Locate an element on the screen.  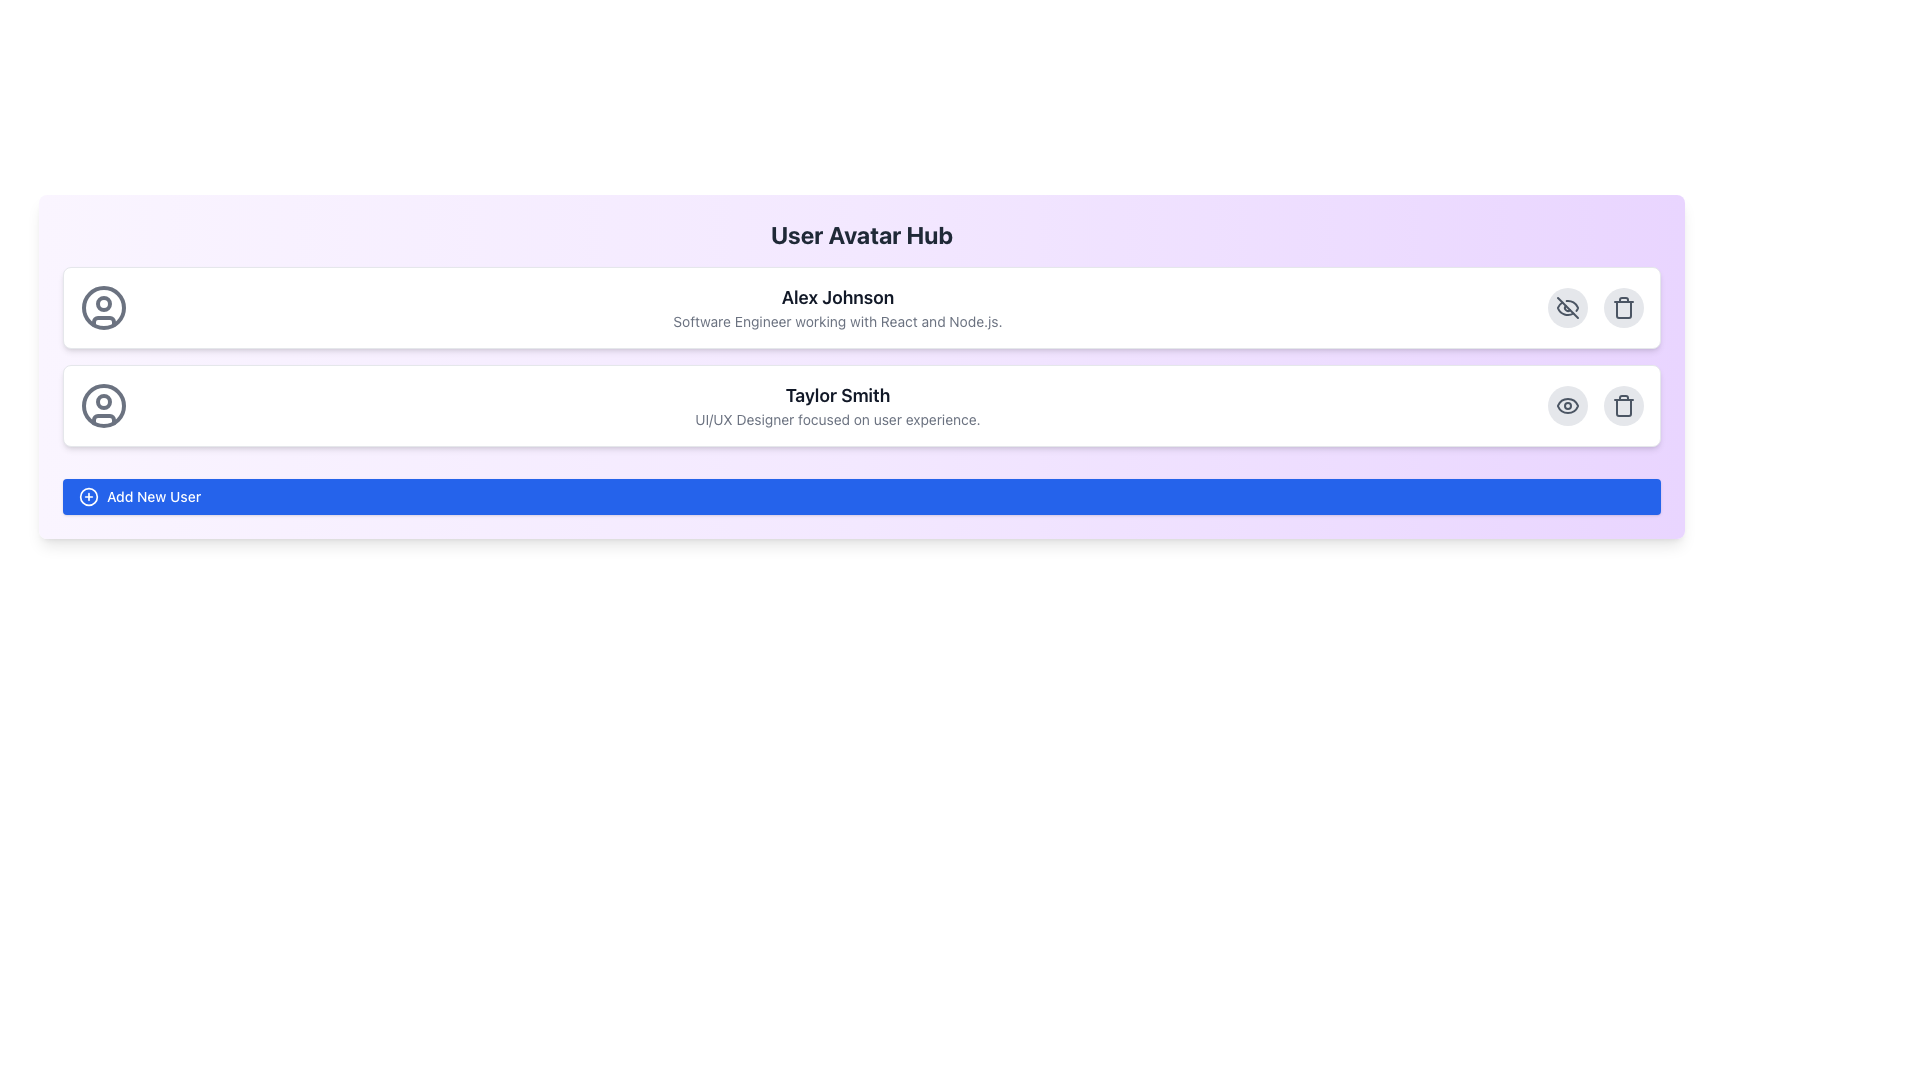
the text label displaying 'Taylor Smith', which is a bold dark gray text located in the middle of a card-like UI component is located at coordinates (838, 396).